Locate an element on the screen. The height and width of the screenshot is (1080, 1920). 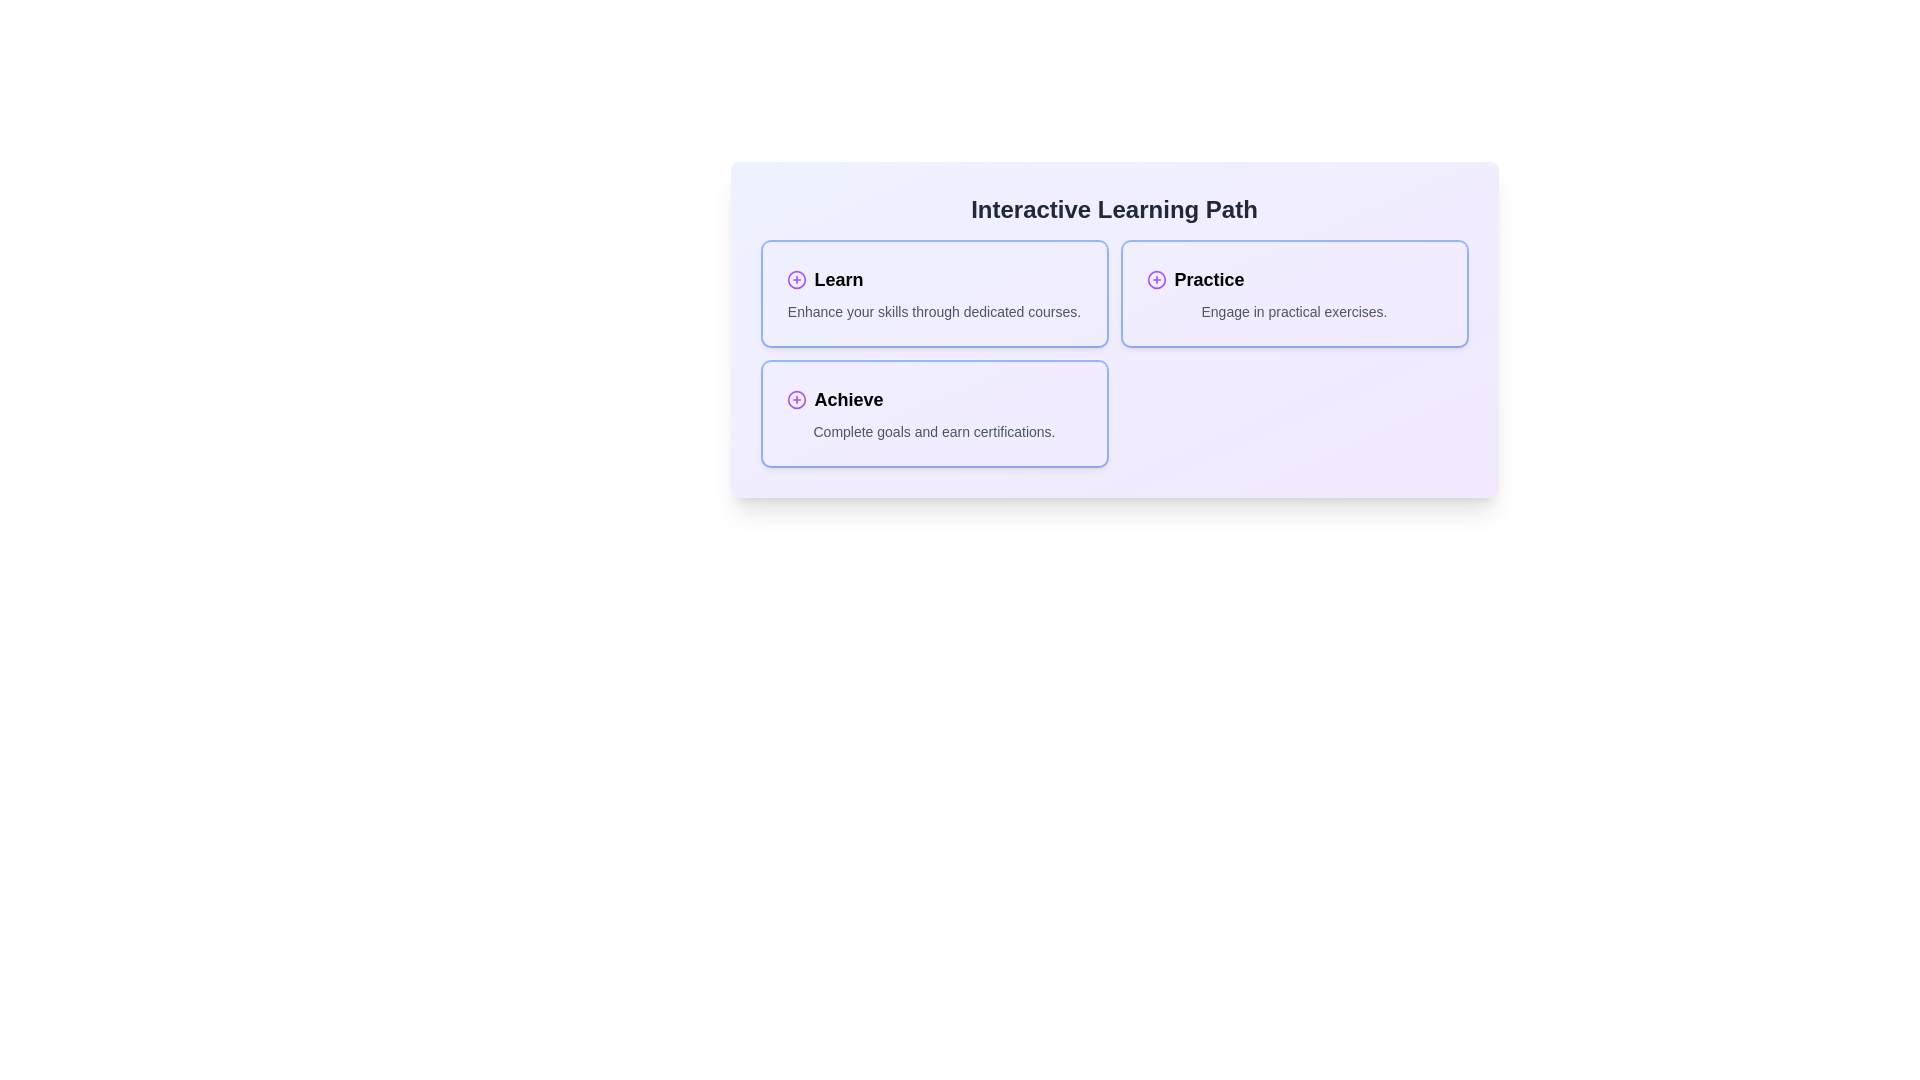
the circular portion of the '+' symbol icon within the 'Practice' section card, located in the upper right quadrant of the user interface module is located at coordinates (1156, 280).